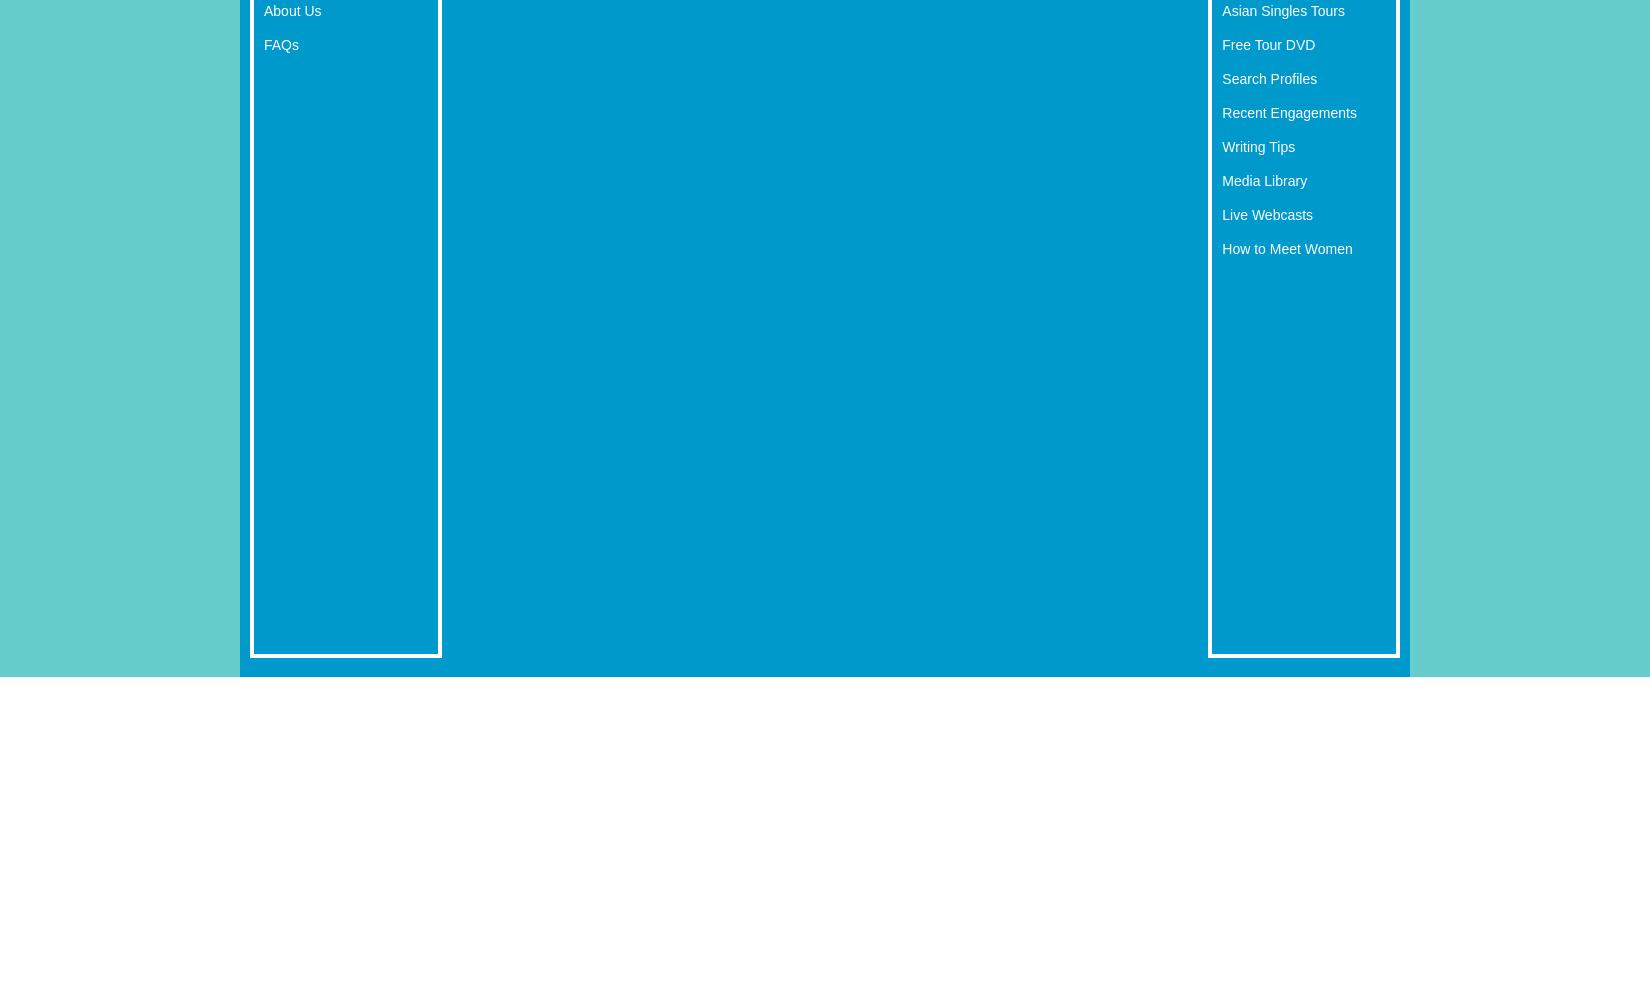 The height and width of the screenshot is (1000, 1650). I want to click on 'How to Meet Women', so click(1286, 247).